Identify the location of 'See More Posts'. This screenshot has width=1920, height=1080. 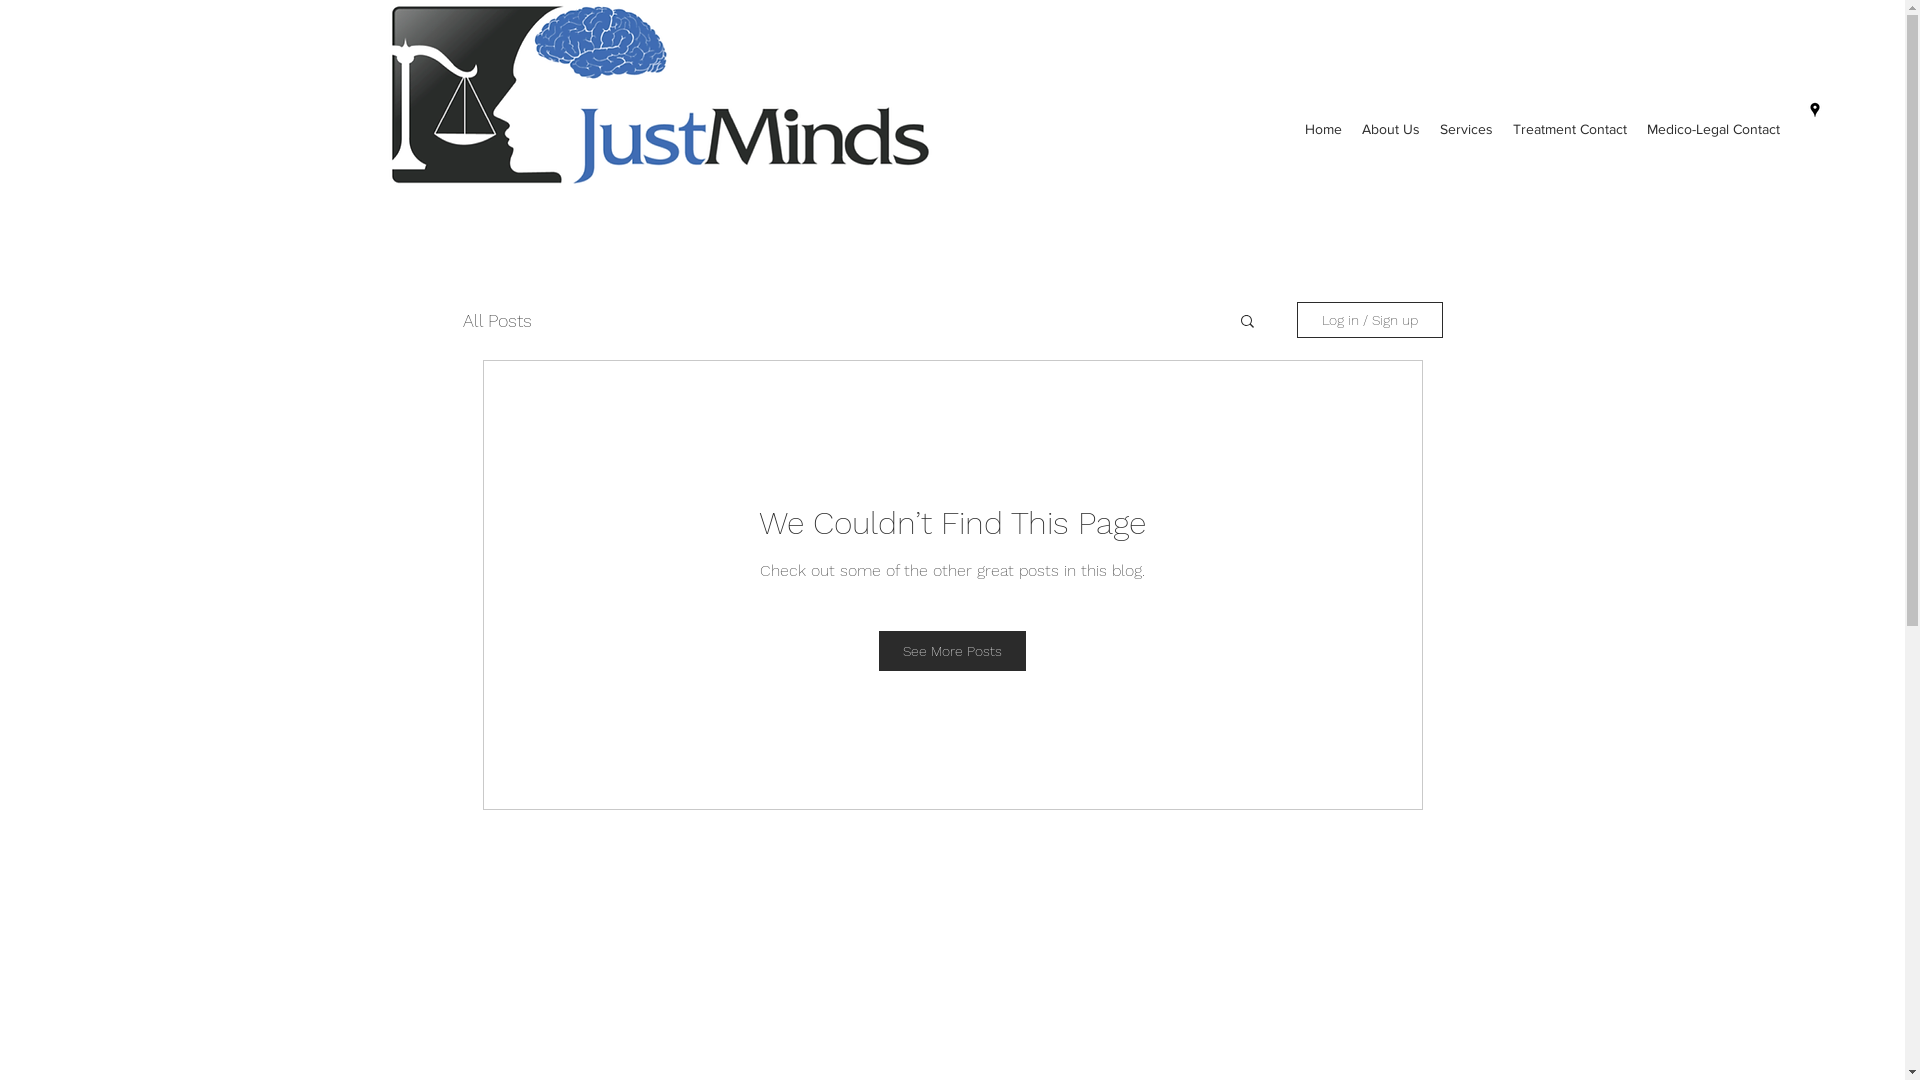
(951, 651).